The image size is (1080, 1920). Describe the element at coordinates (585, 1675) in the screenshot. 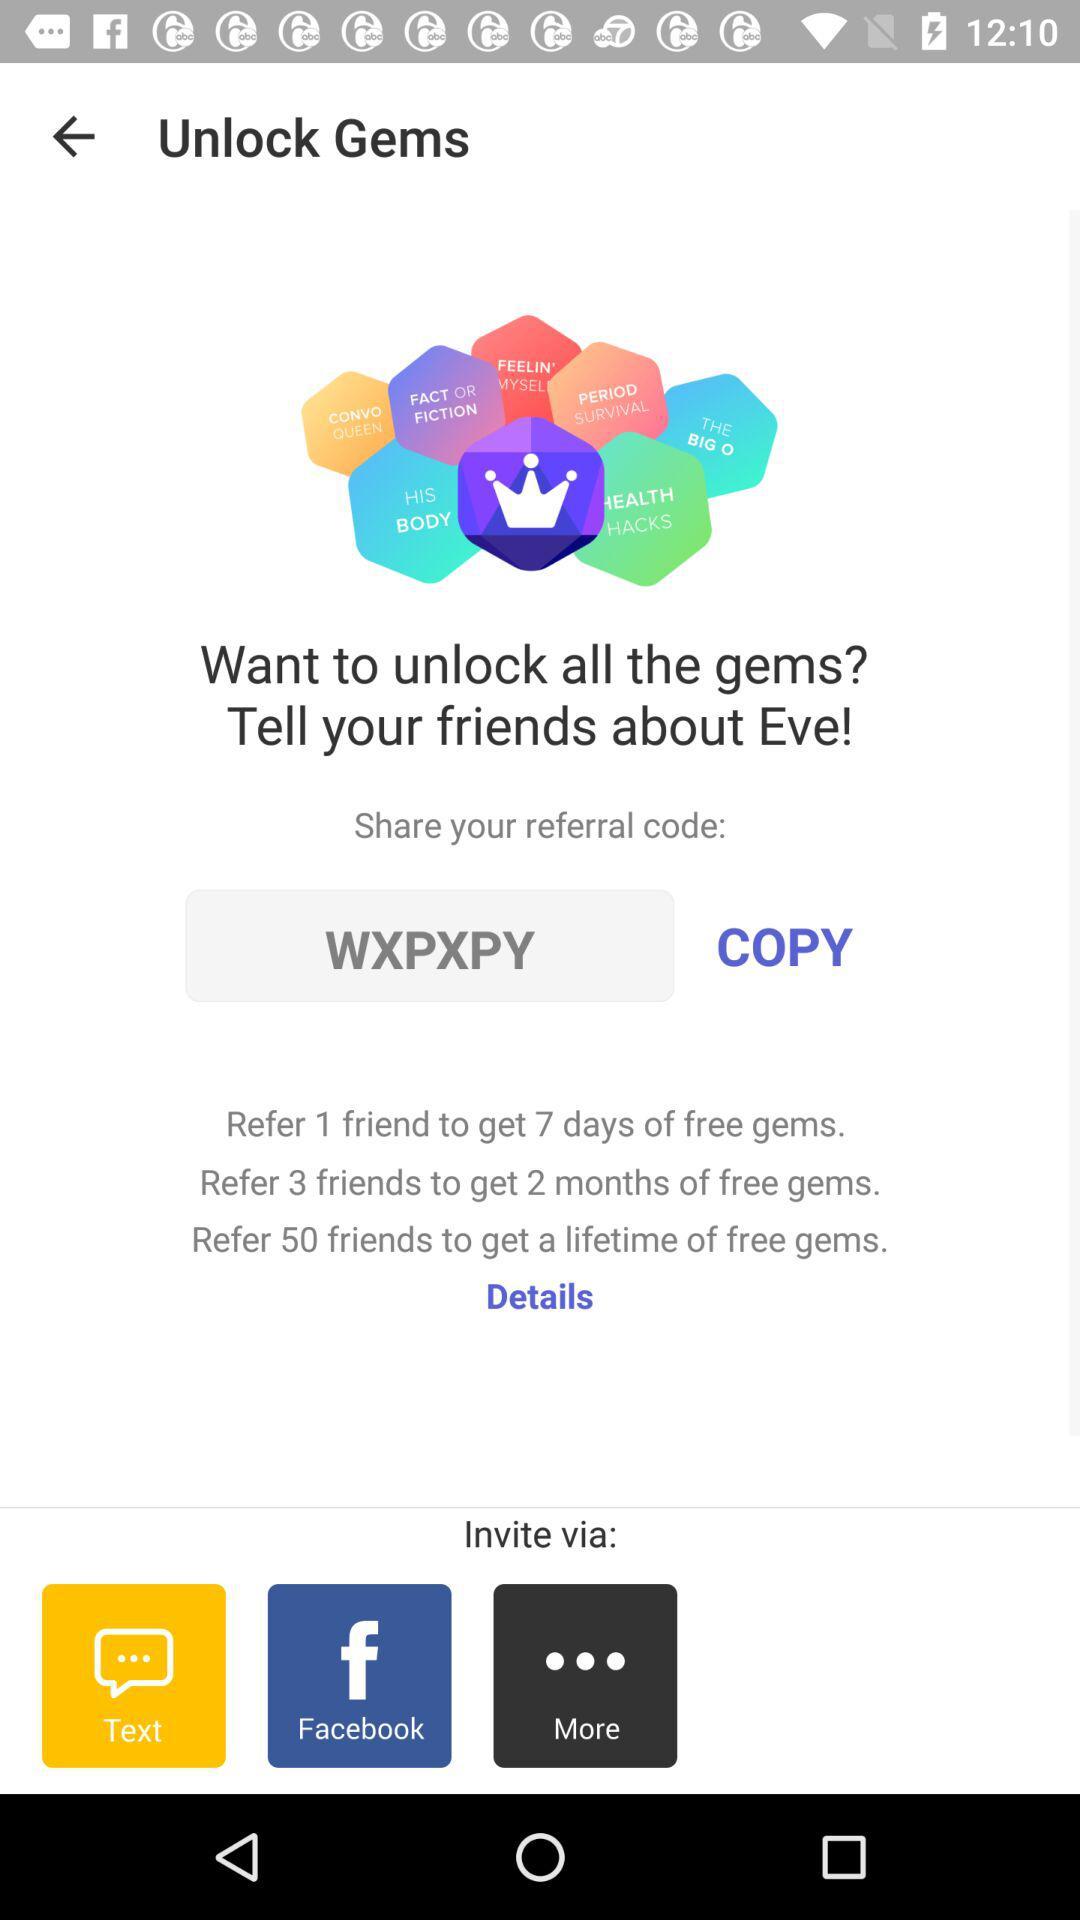

I see `more options` at that location.